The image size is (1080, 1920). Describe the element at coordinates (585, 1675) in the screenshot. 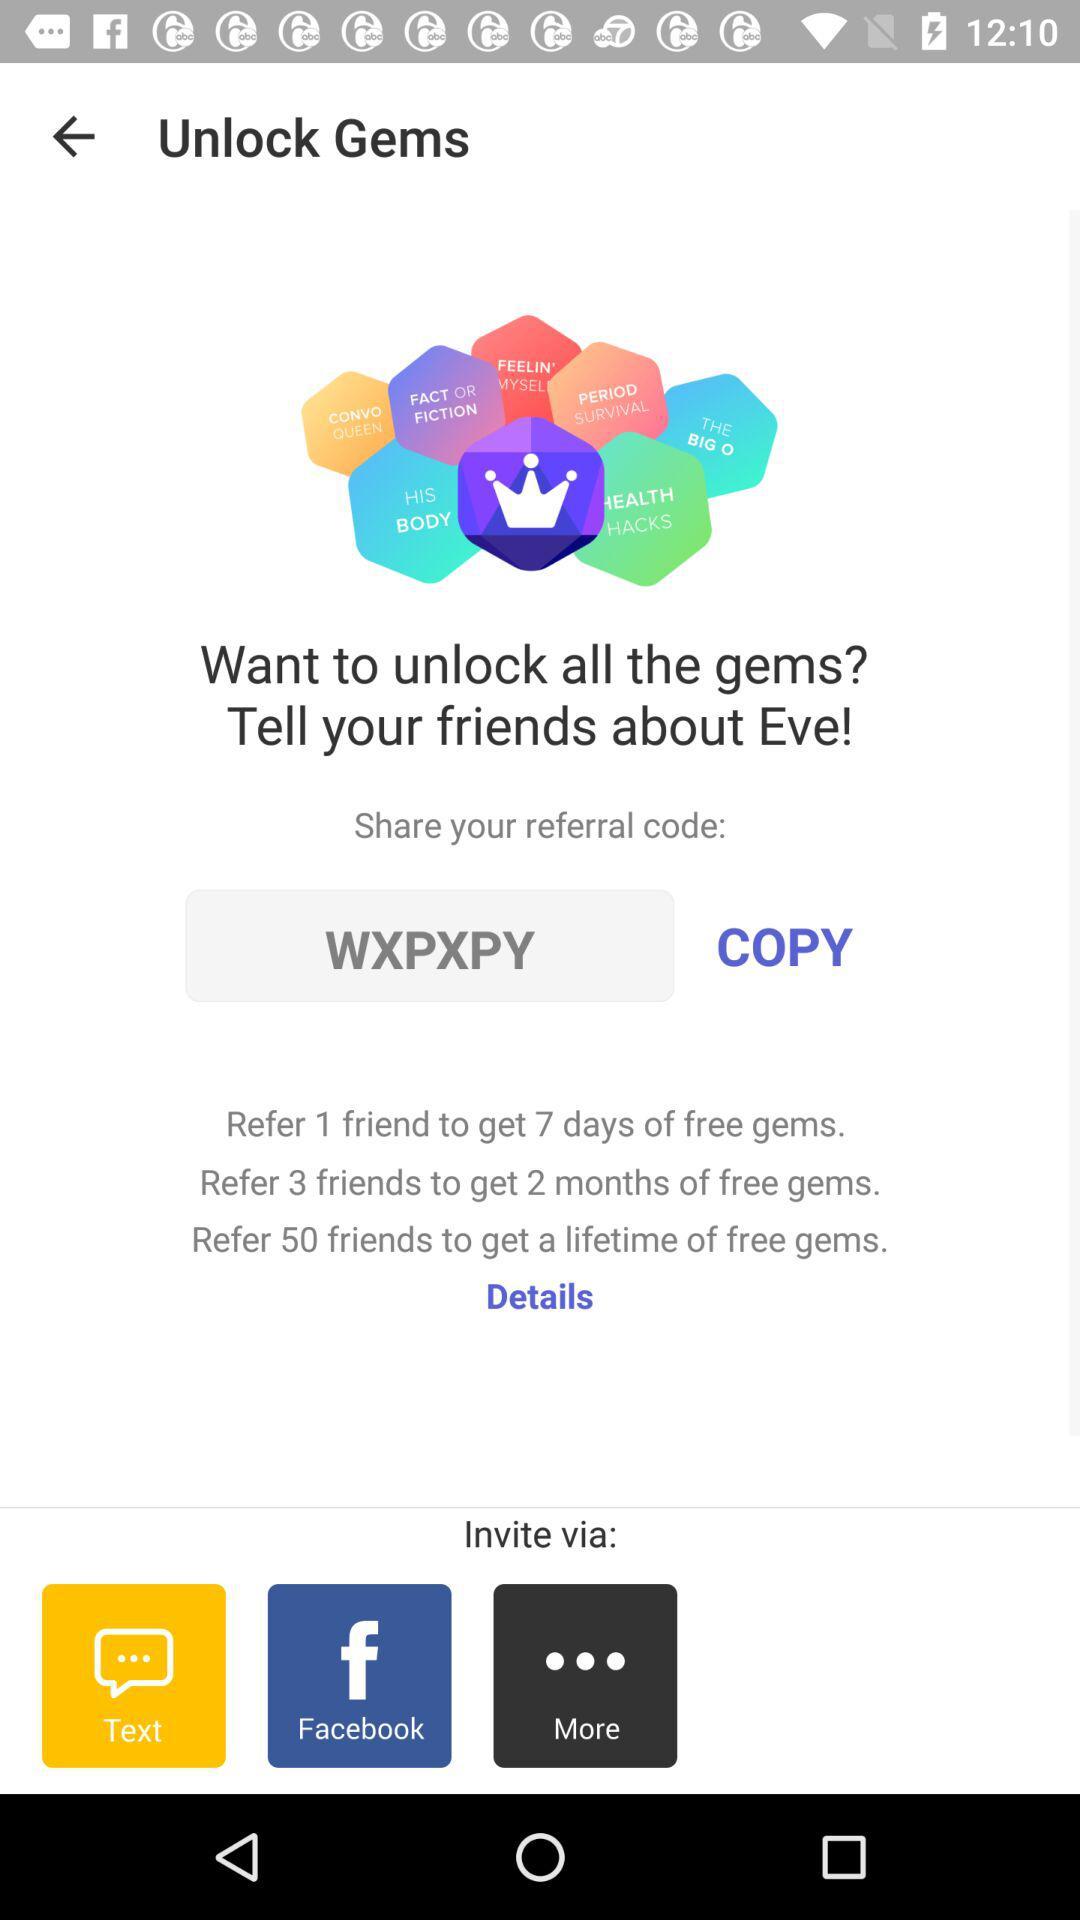

I see `more options` at that location.